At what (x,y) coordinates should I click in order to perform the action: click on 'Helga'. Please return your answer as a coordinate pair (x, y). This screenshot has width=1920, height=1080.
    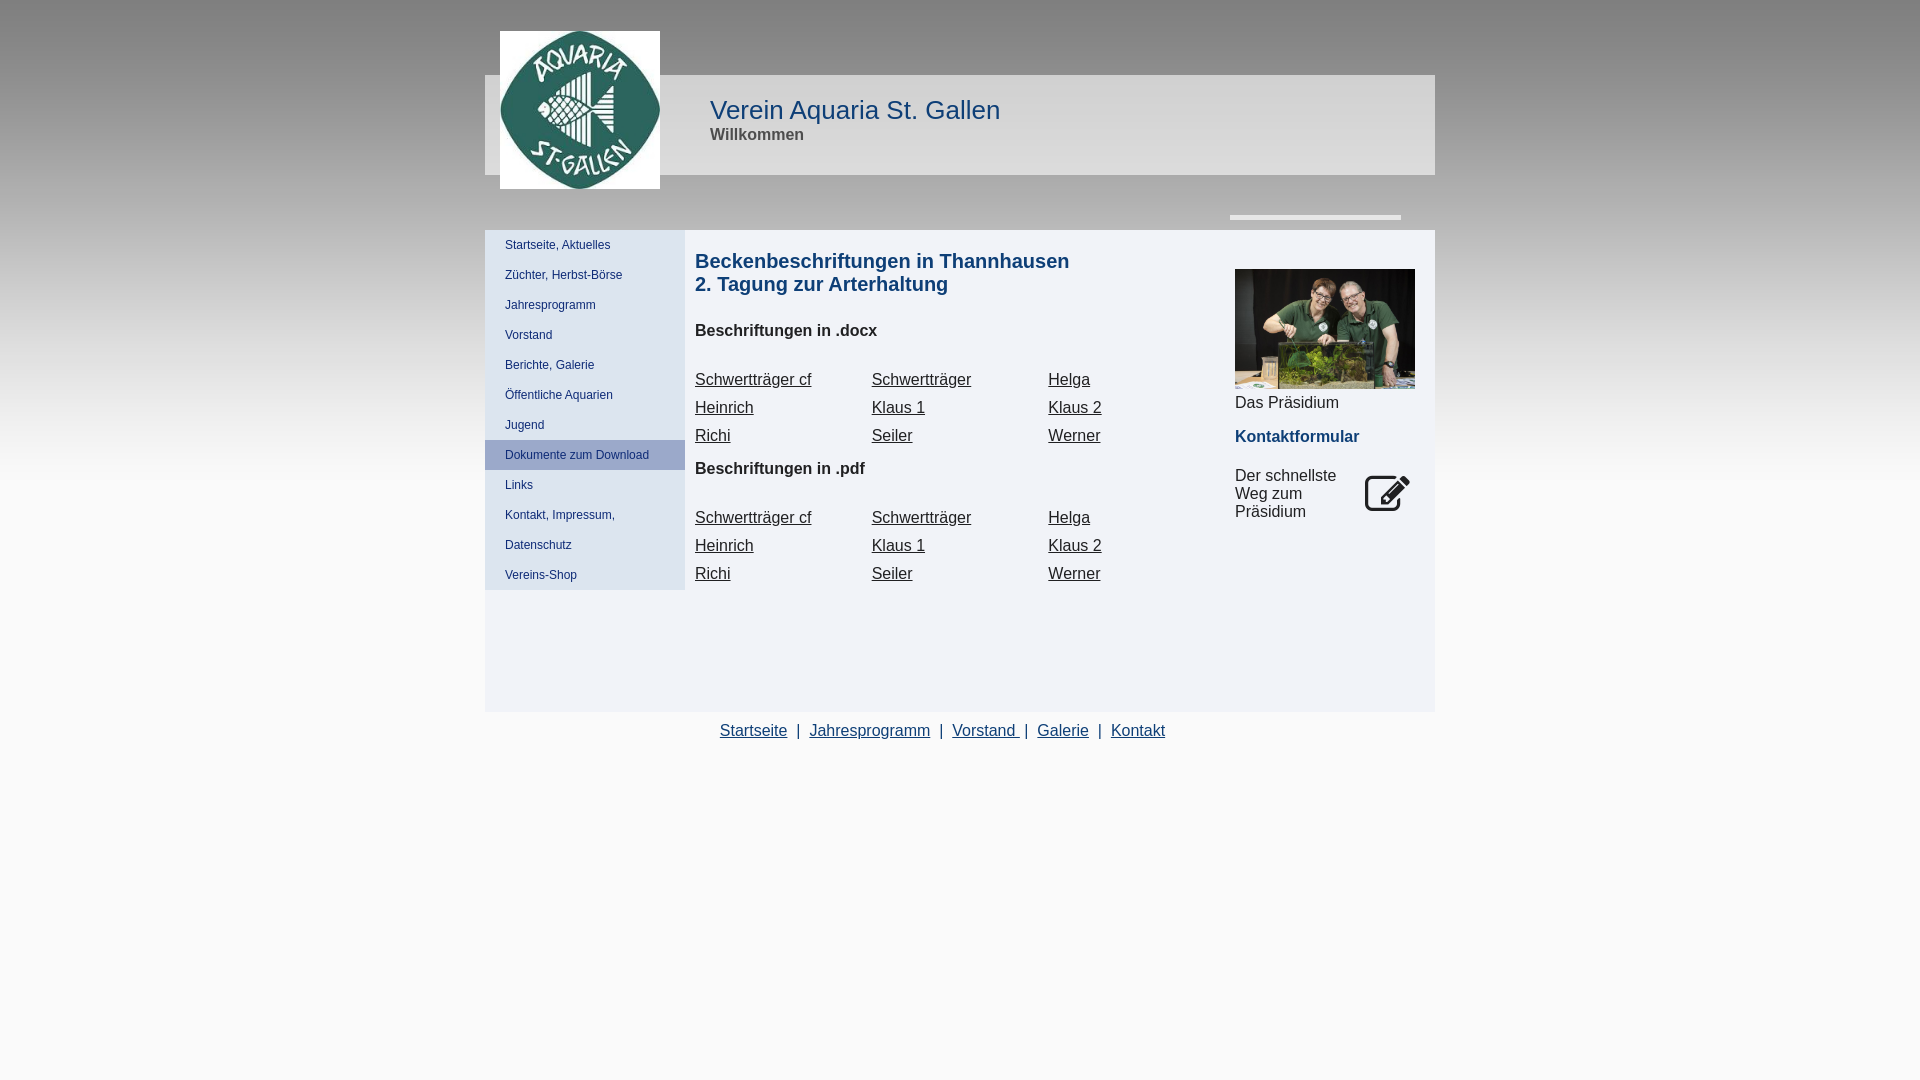
    Looking at the image, I should click on (1068, 516).